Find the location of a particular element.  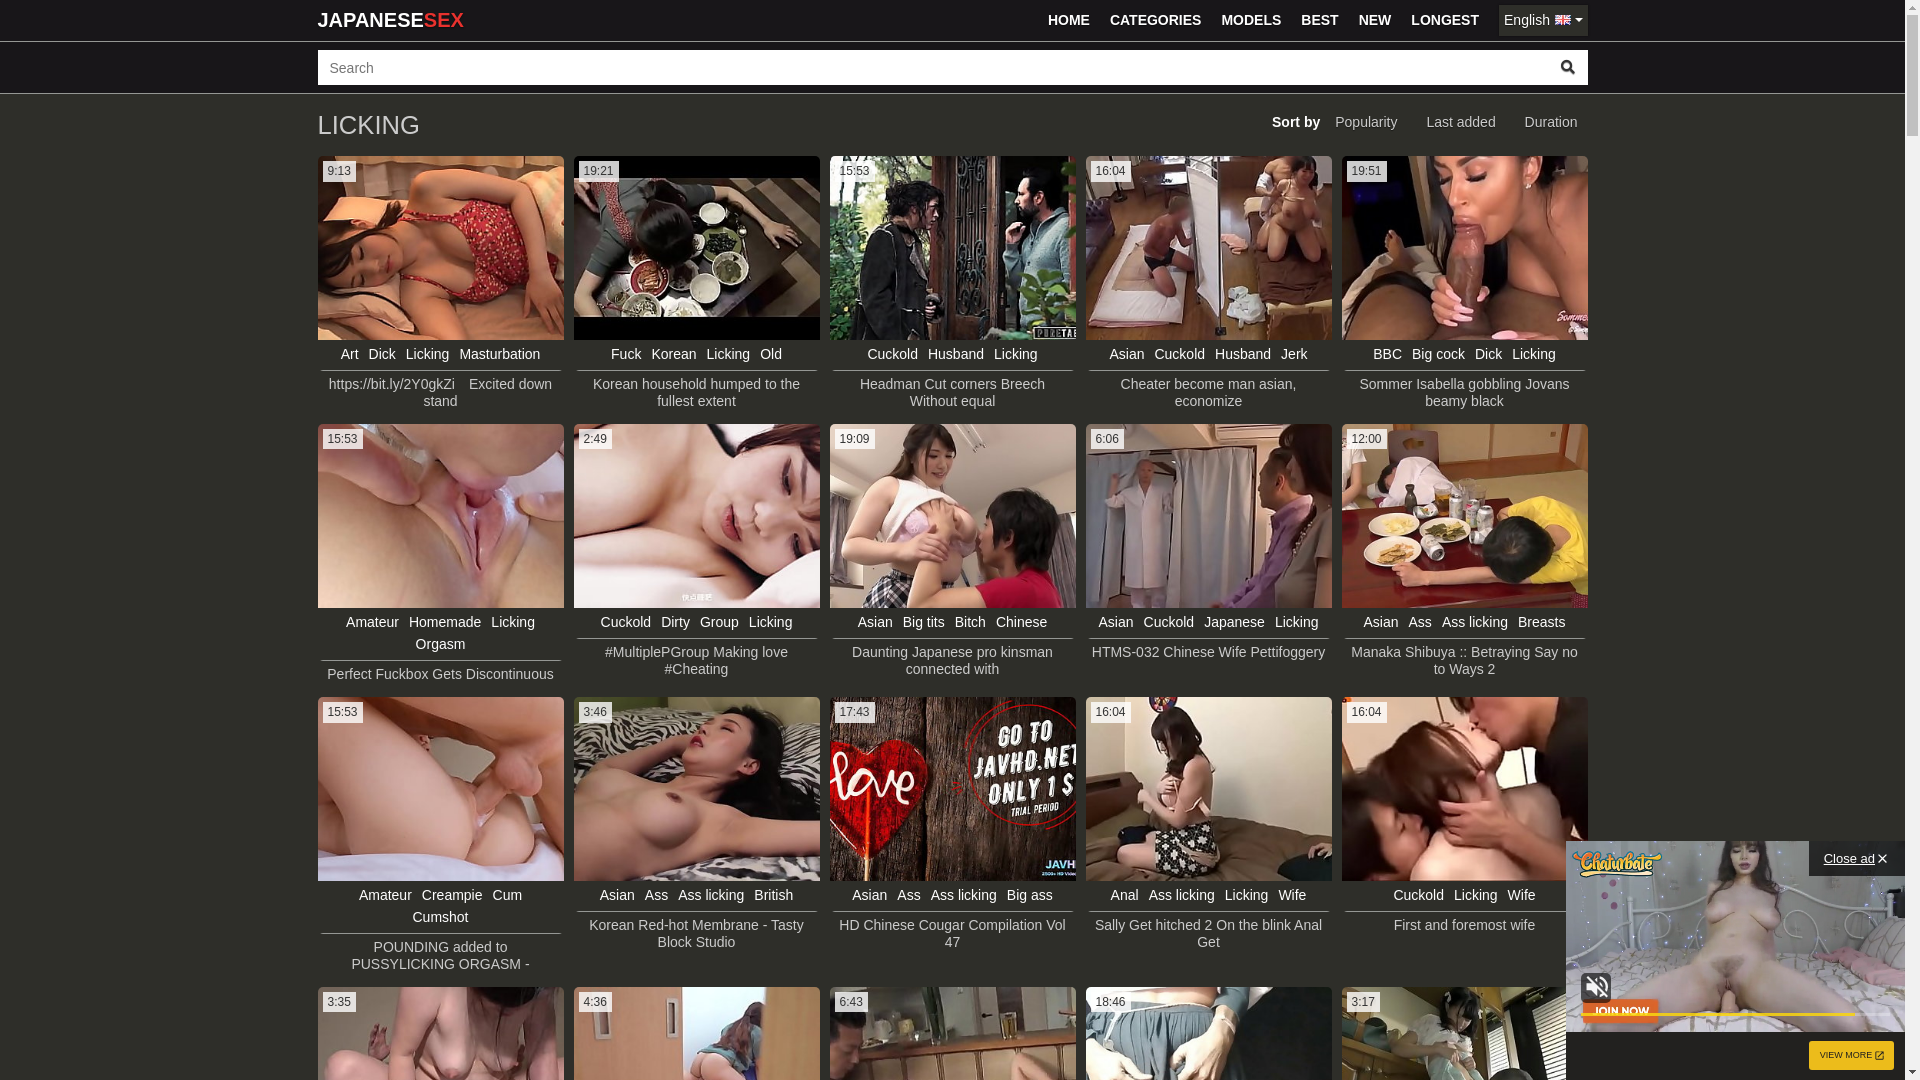

'Anal' is located at coordinates (1124, 893).